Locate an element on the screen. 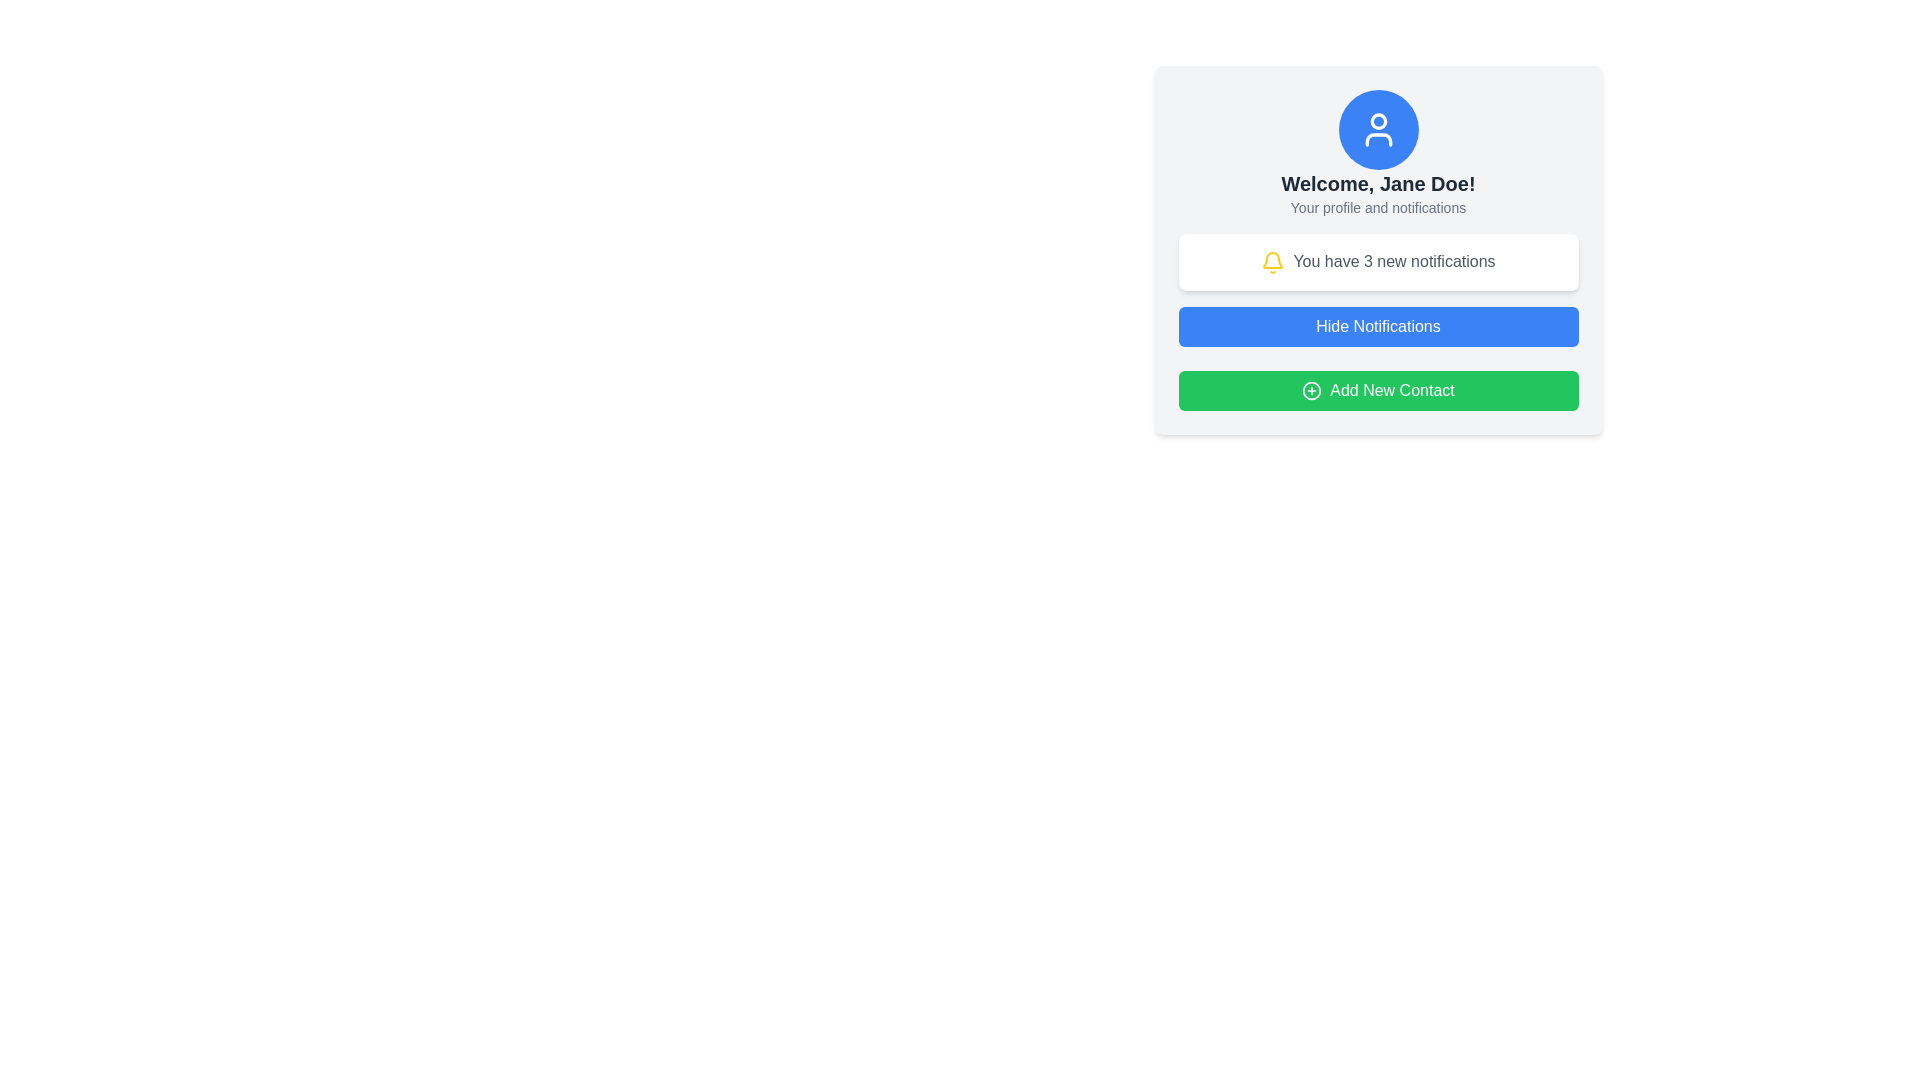 This screenshot has height=1080, width=1920. the user icon located at the center of a blue circular button at the top of the panel for navigation is located at coordinates (1377, 130).